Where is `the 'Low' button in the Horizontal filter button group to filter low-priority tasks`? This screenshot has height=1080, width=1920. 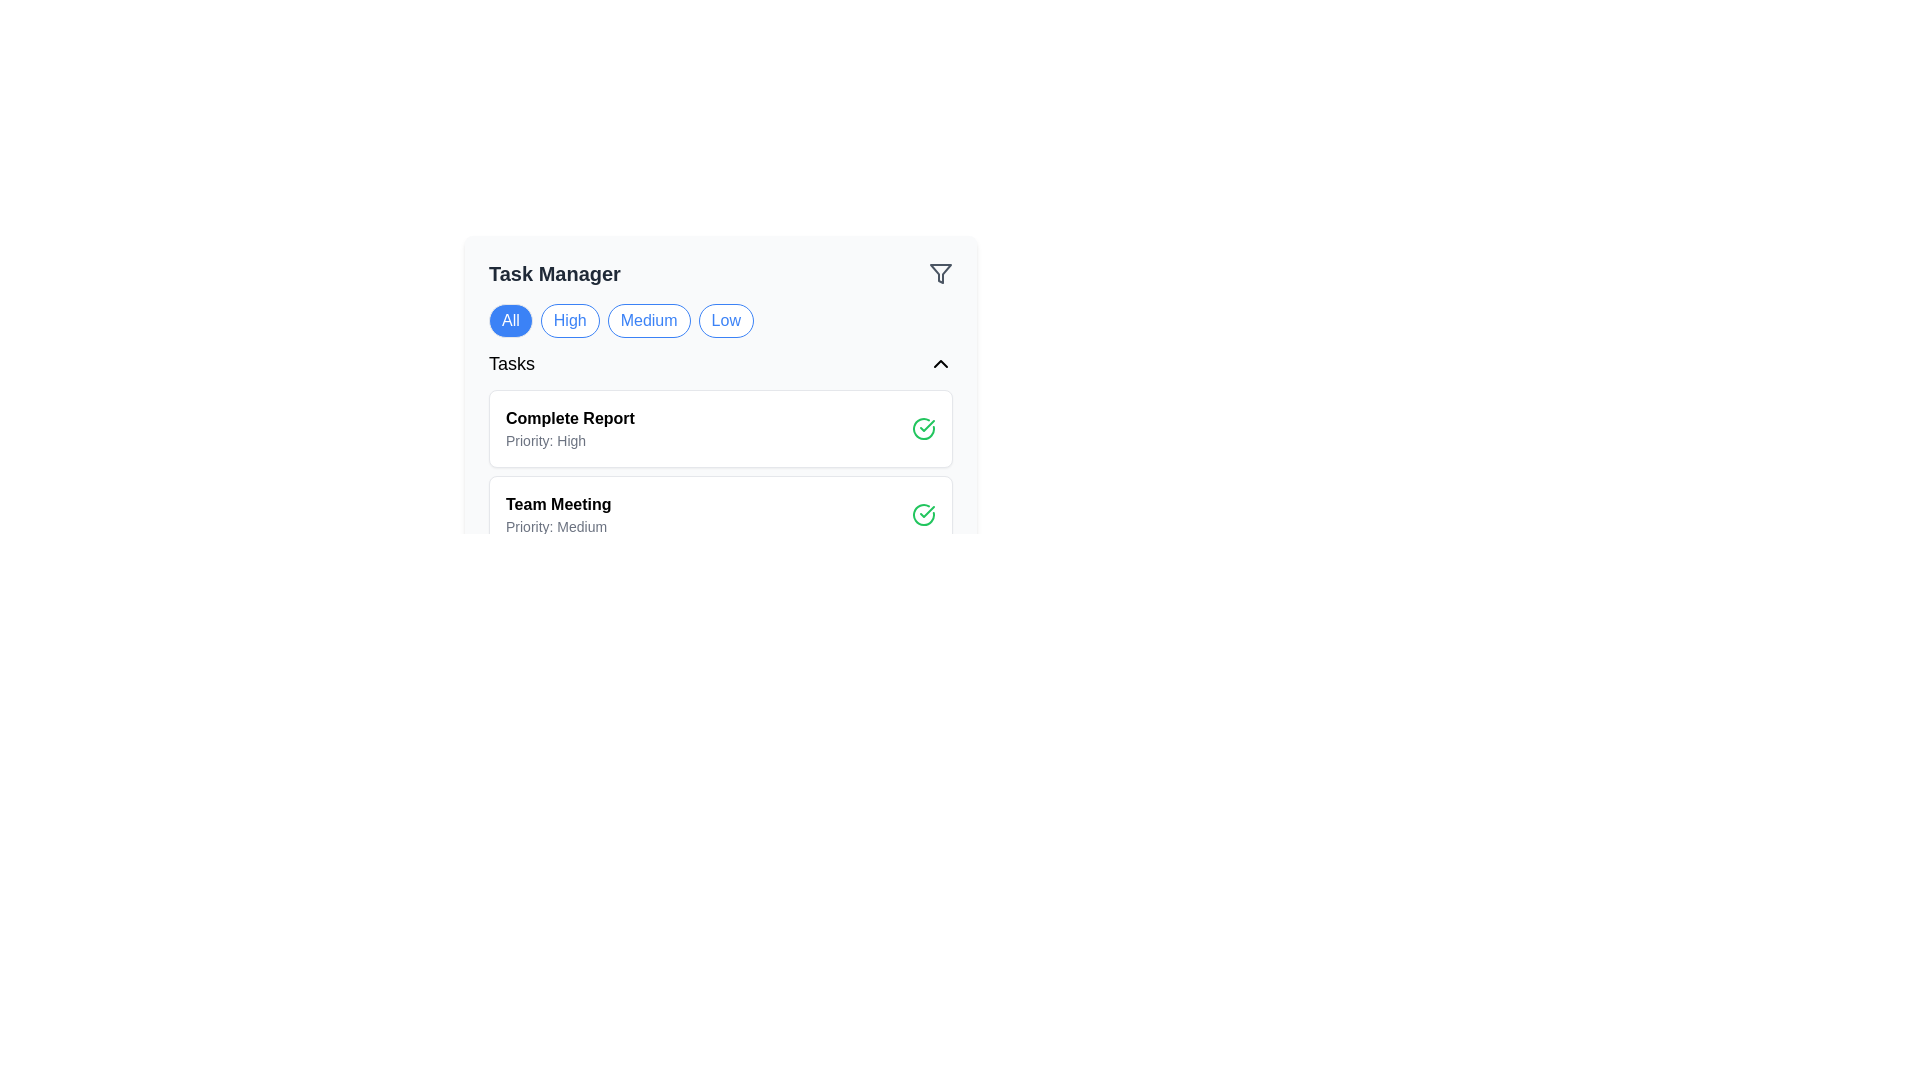
the 'Low' button in the Horizontal filter button group to filter low-priority tasks is located at coordinates (720, 319).